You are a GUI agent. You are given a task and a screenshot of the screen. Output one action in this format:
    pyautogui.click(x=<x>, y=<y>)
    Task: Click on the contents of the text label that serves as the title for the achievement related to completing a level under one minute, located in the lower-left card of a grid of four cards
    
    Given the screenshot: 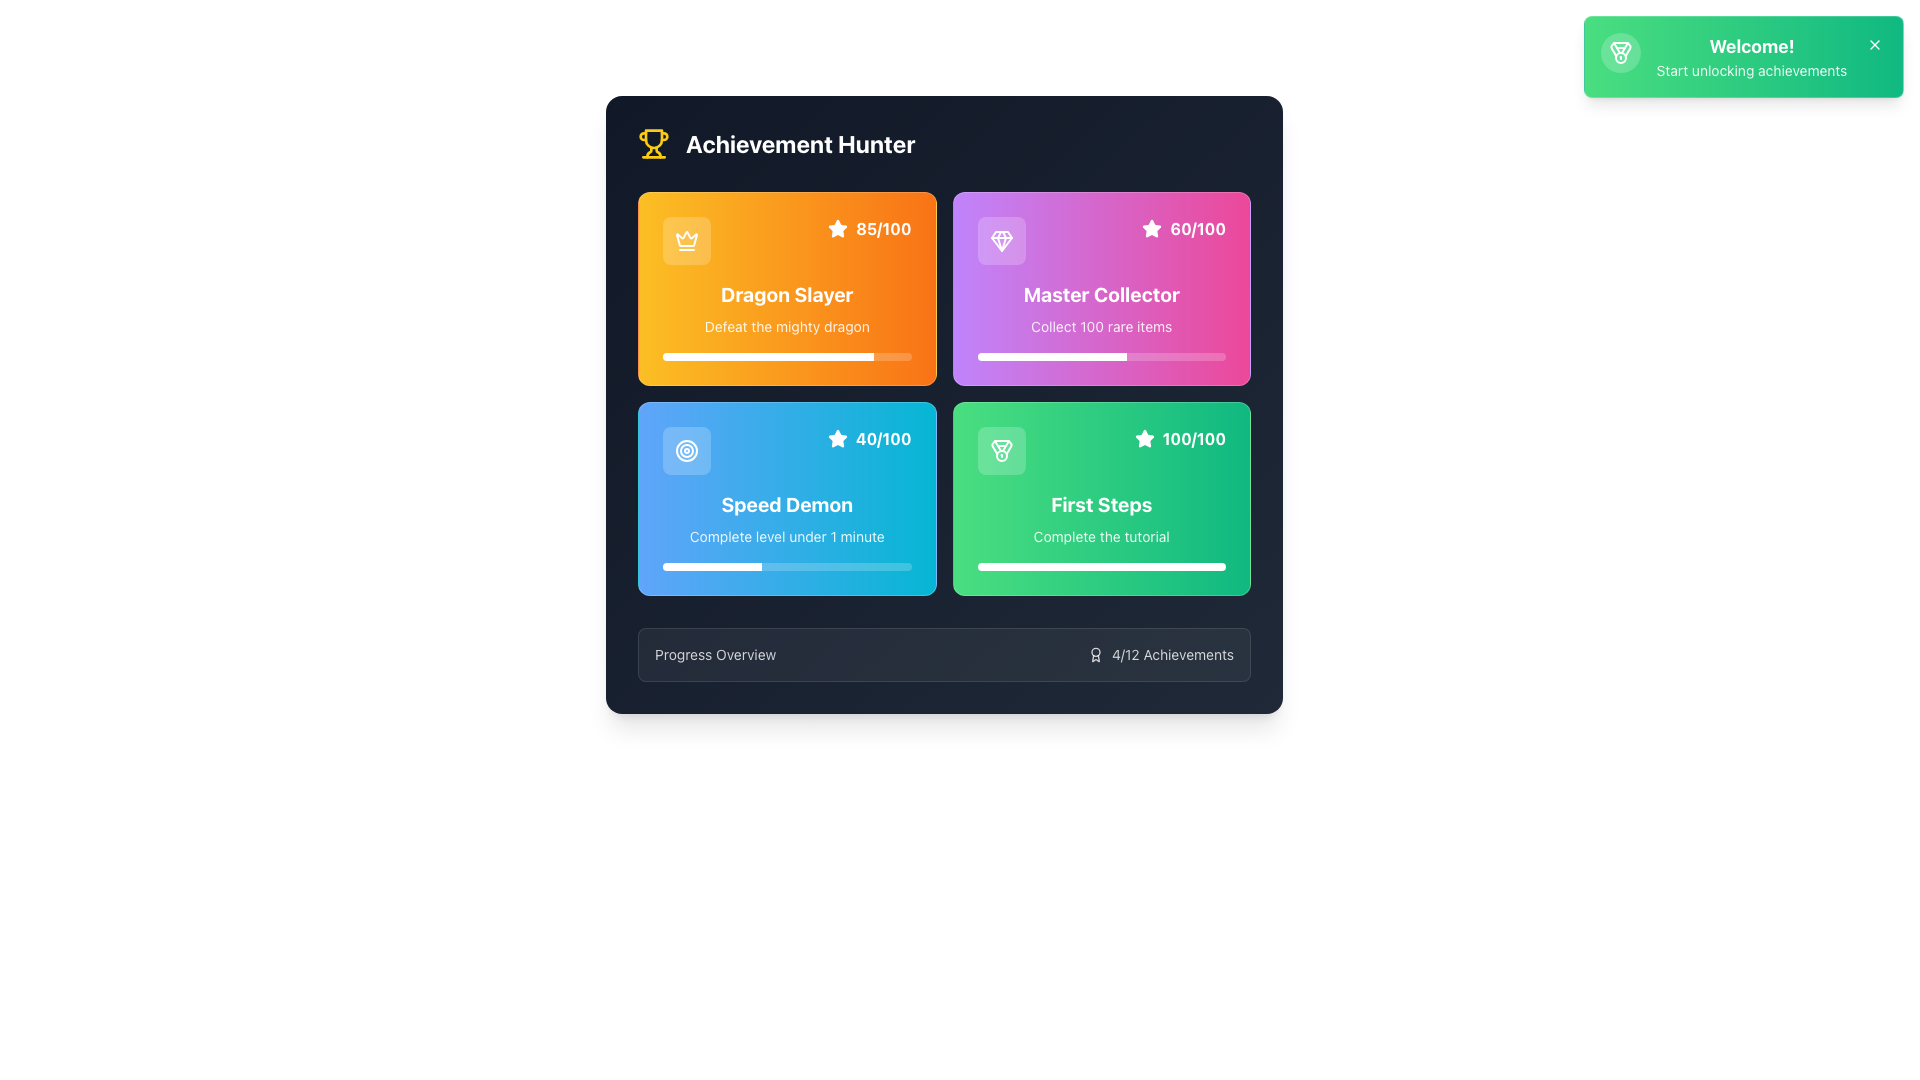 What is the action you would take?
    pyautogui.click(x=786, y=504)
    